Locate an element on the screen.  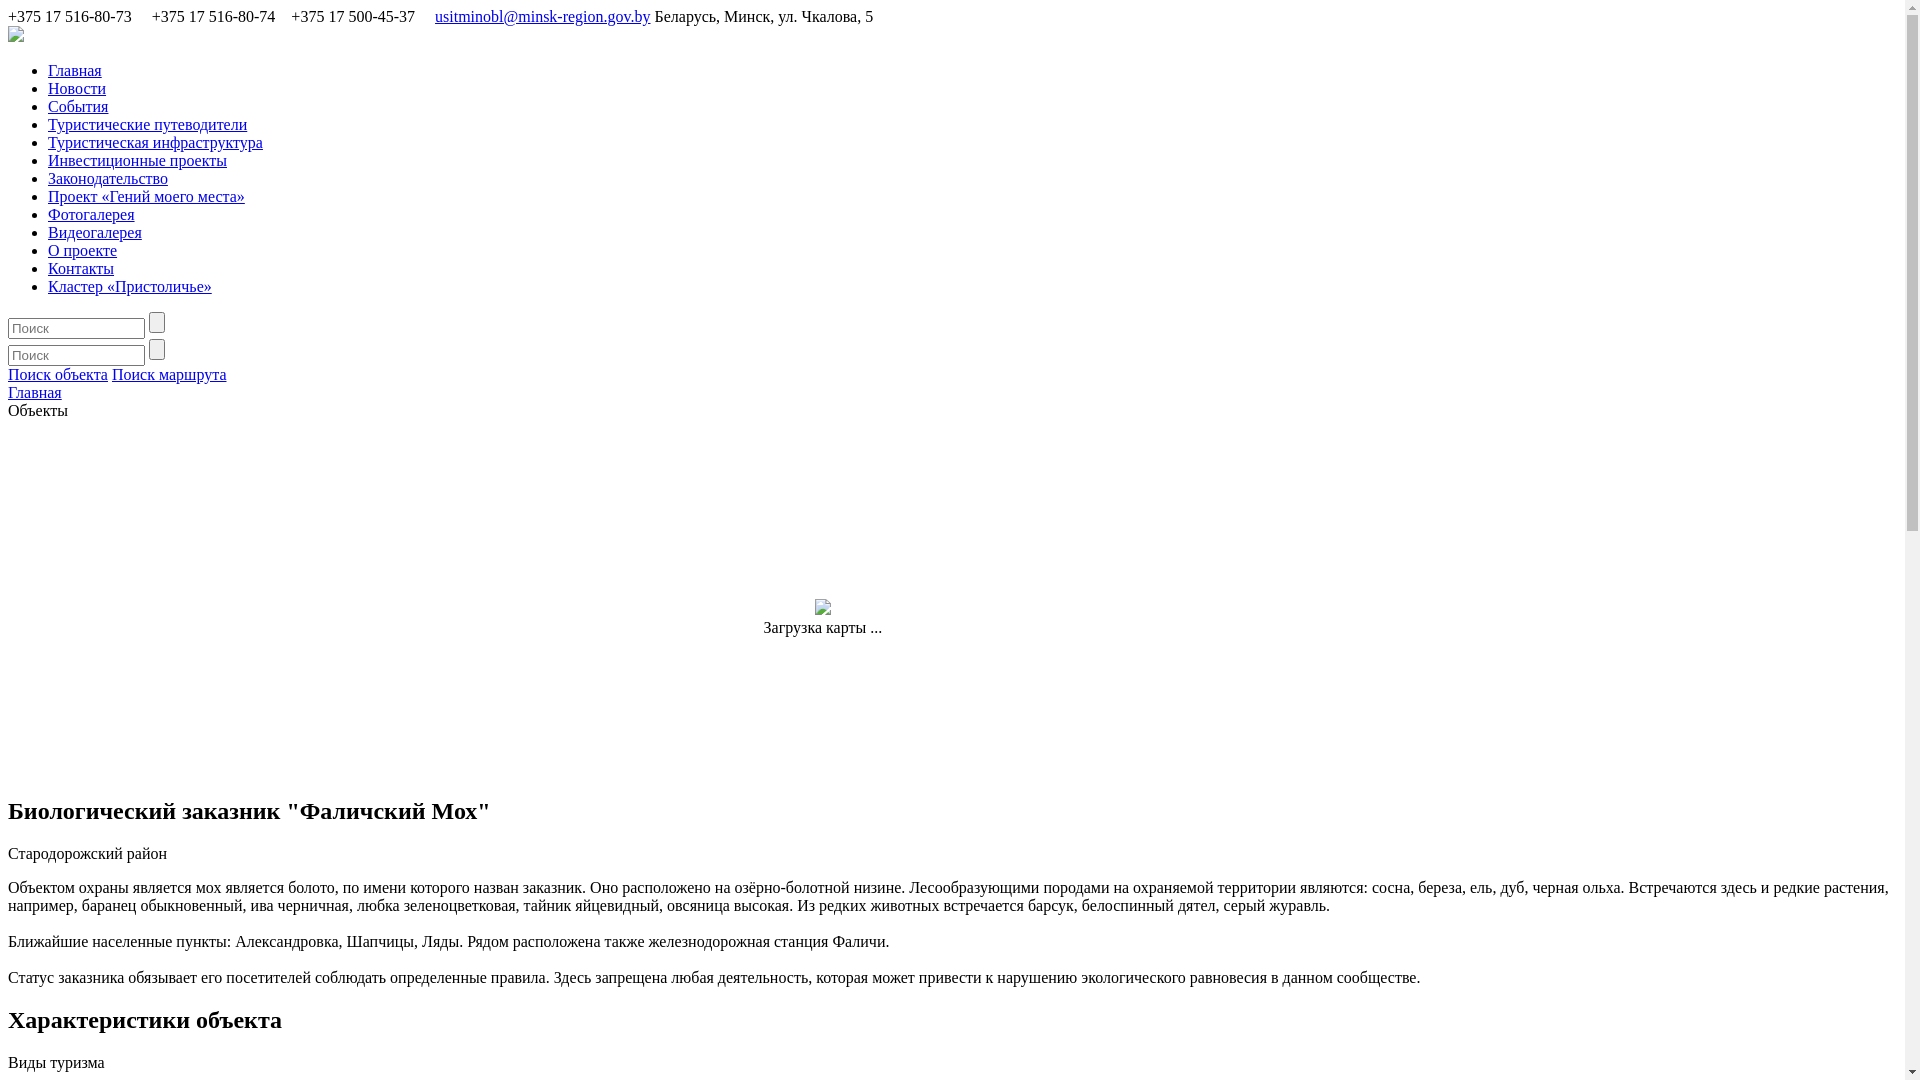
'usitminobl@minsk-region.gov.by' is located at coordinates (434, 16).